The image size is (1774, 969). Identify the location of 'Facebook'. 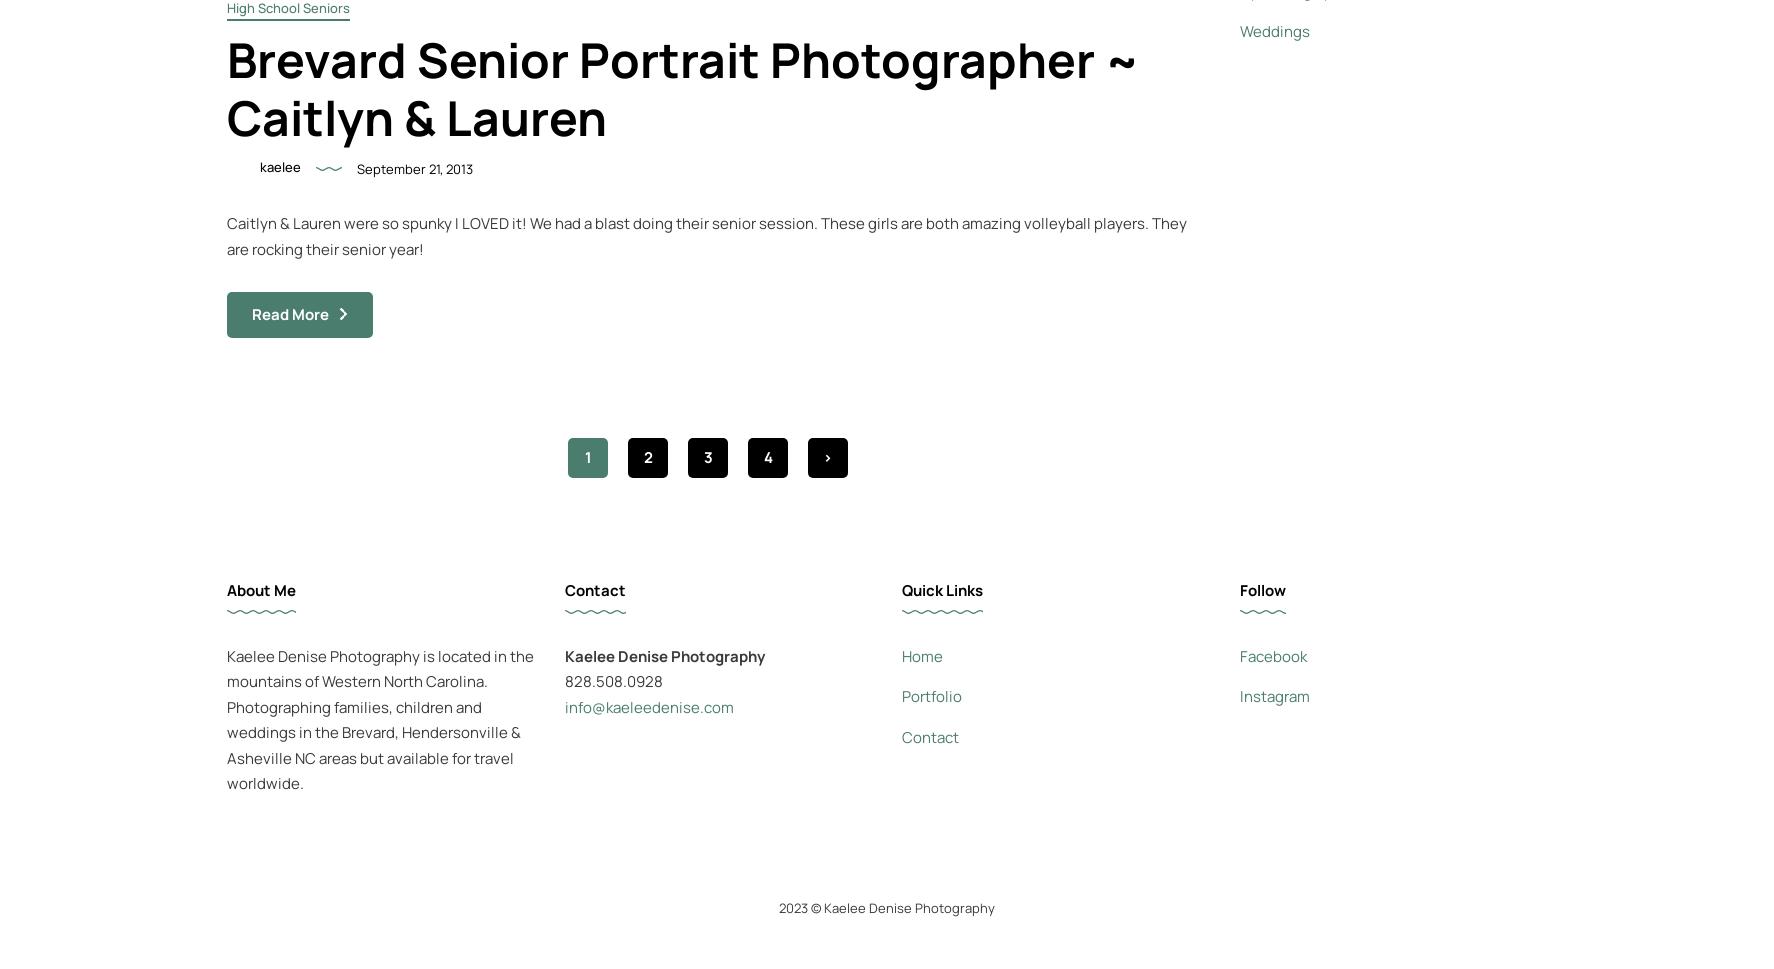
(1238, 655).